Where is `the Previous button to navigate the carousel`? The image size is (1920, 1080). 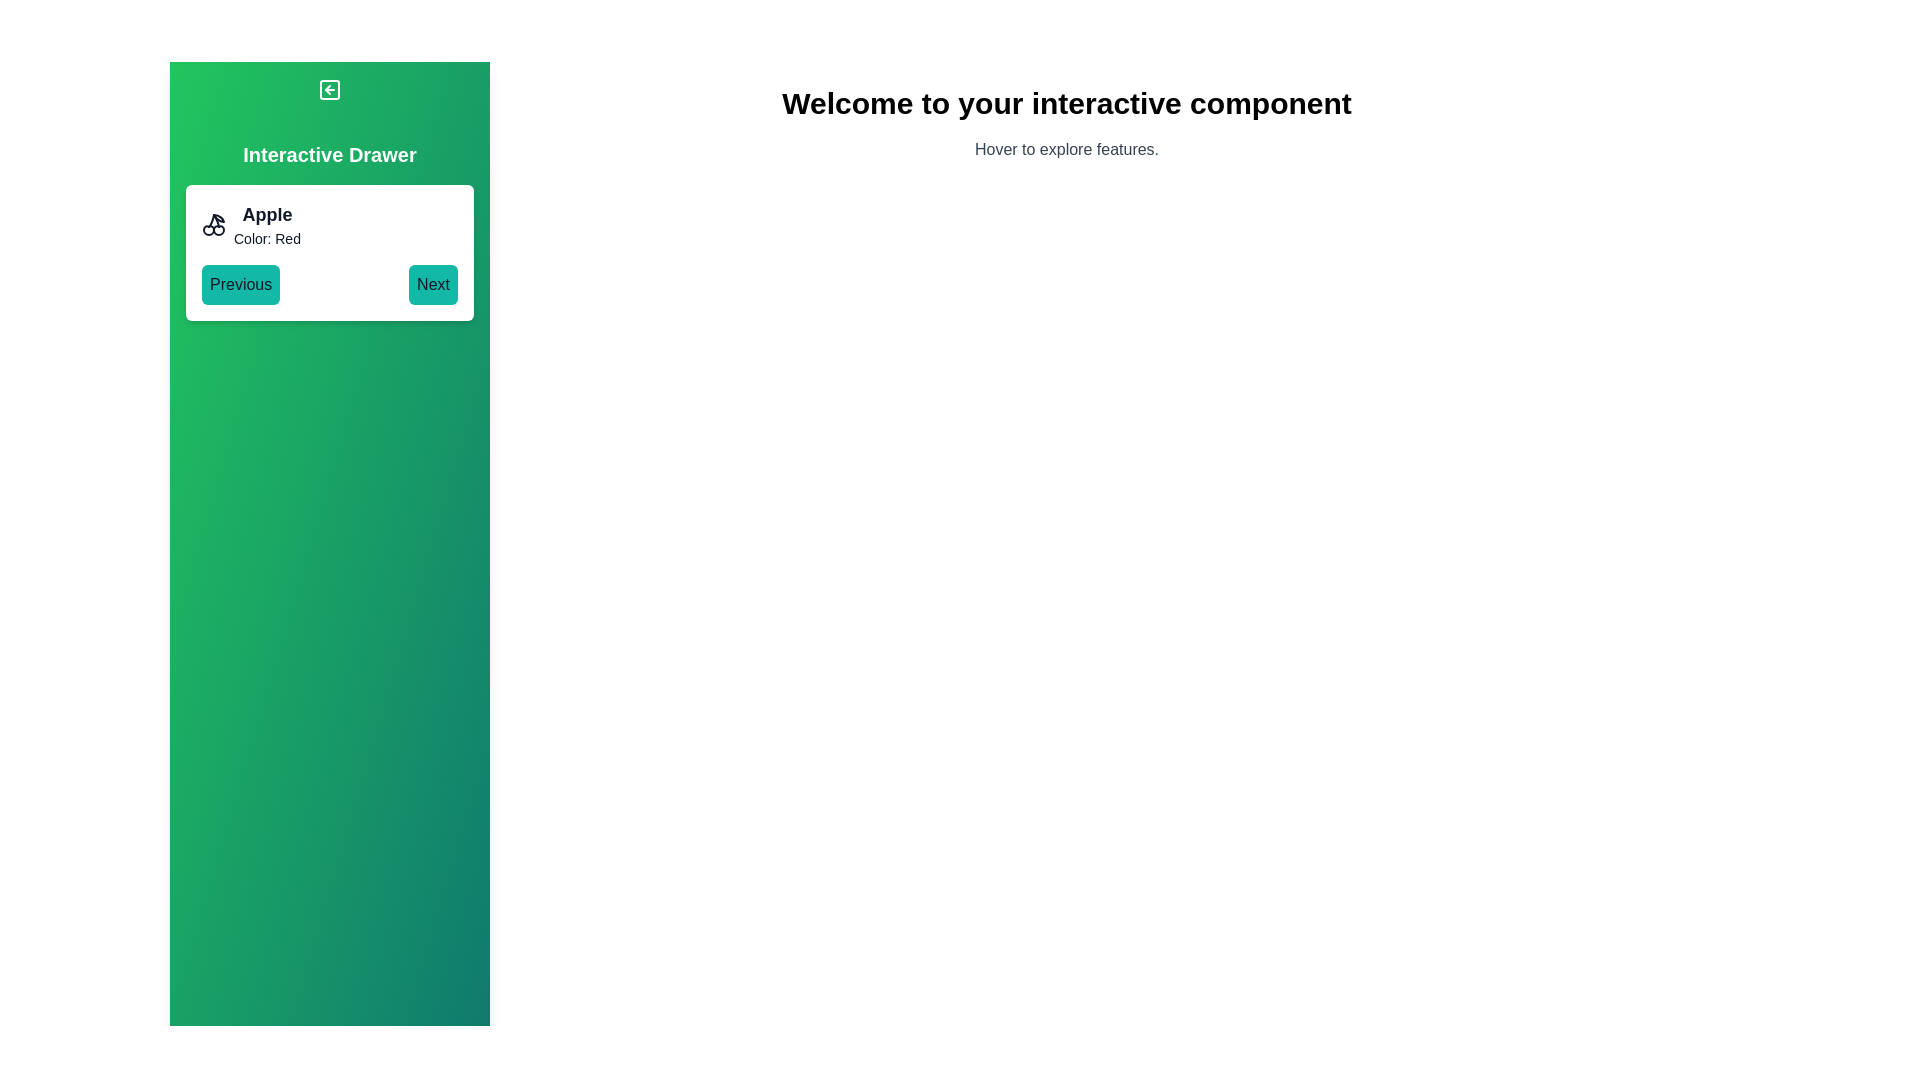
the Previous button to navigate the carousel is located at coordinates (240, 285).